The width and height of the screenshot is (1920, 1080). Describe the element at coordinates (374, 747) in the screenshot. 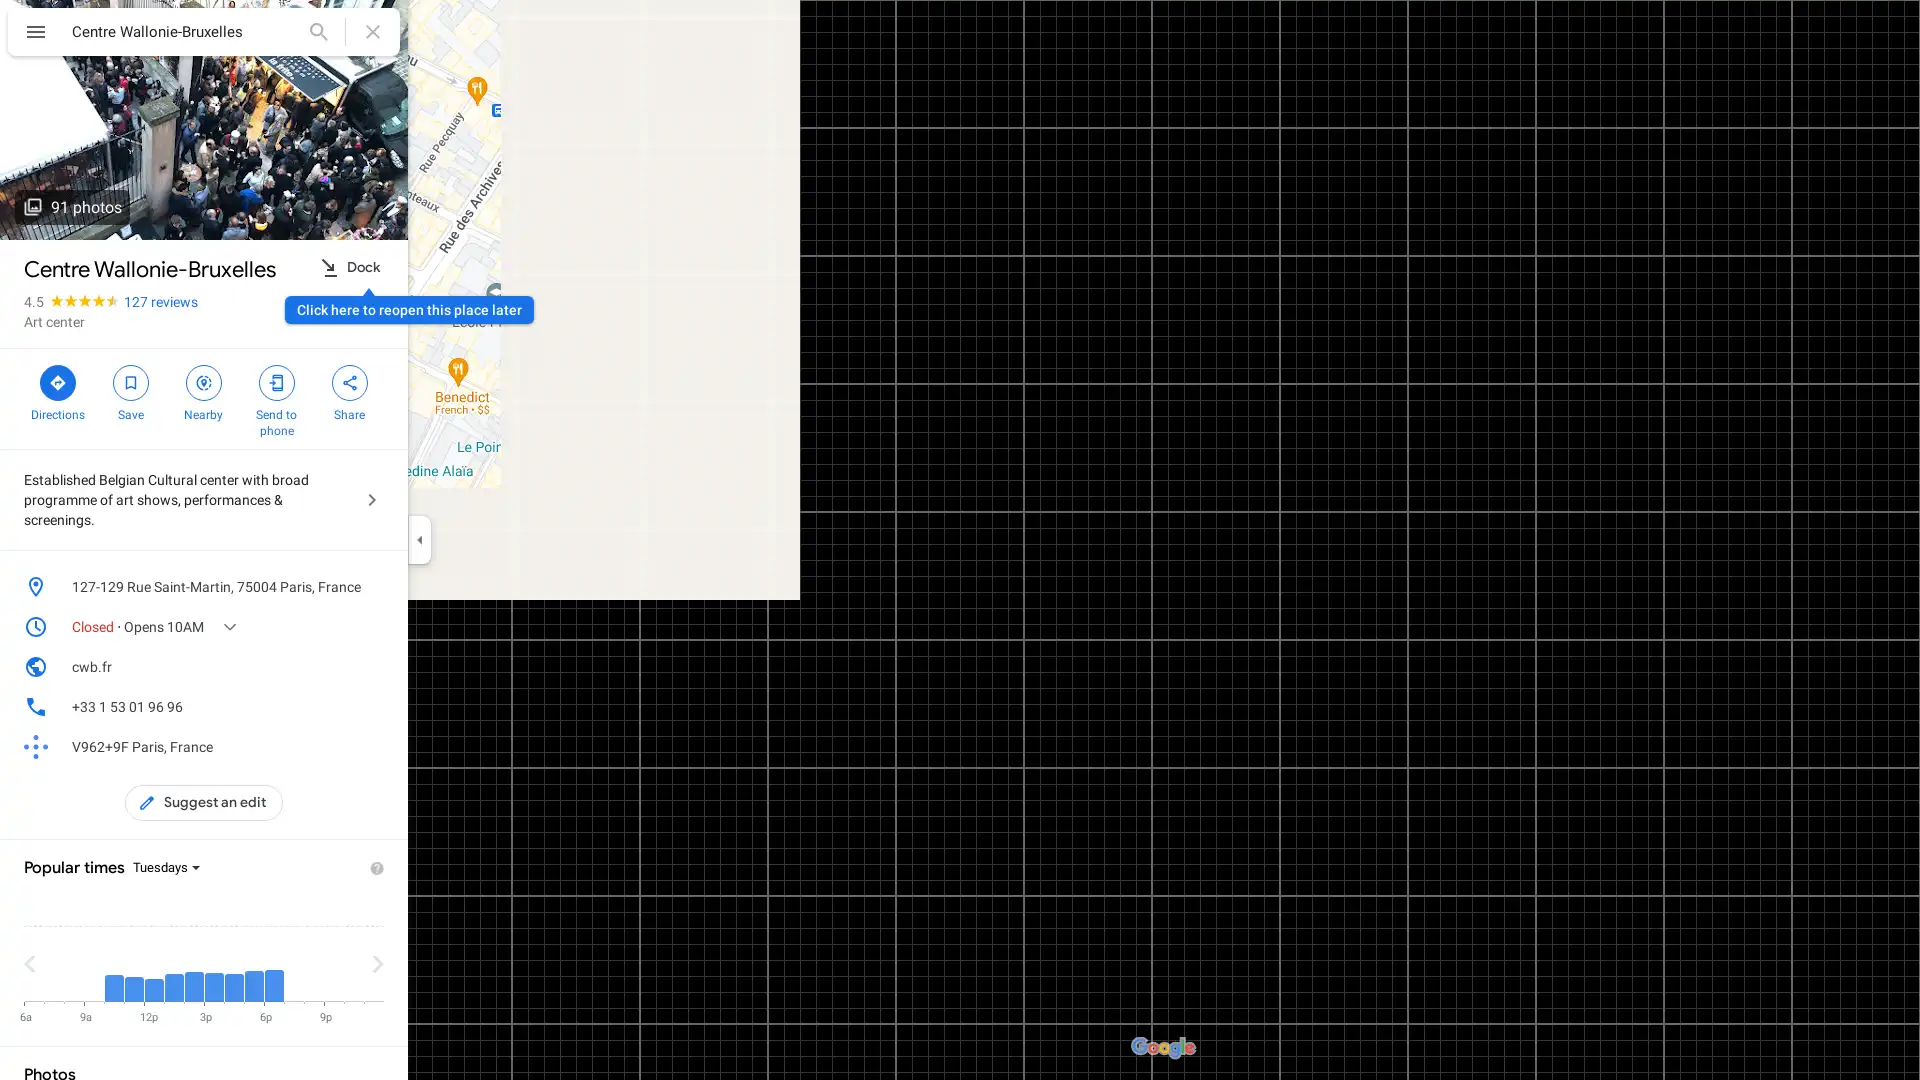

I see `Learn more about plus codes` at that location.